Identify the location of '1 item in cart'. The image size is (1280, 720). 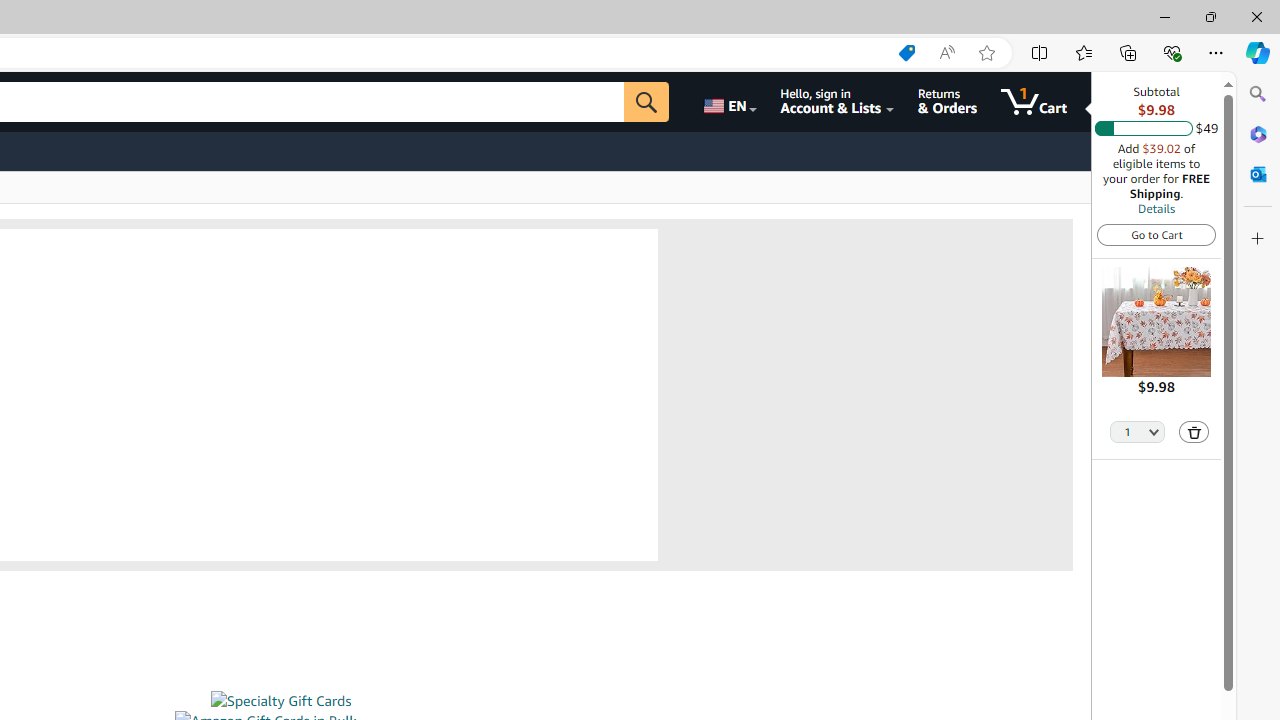
(1034, 101).